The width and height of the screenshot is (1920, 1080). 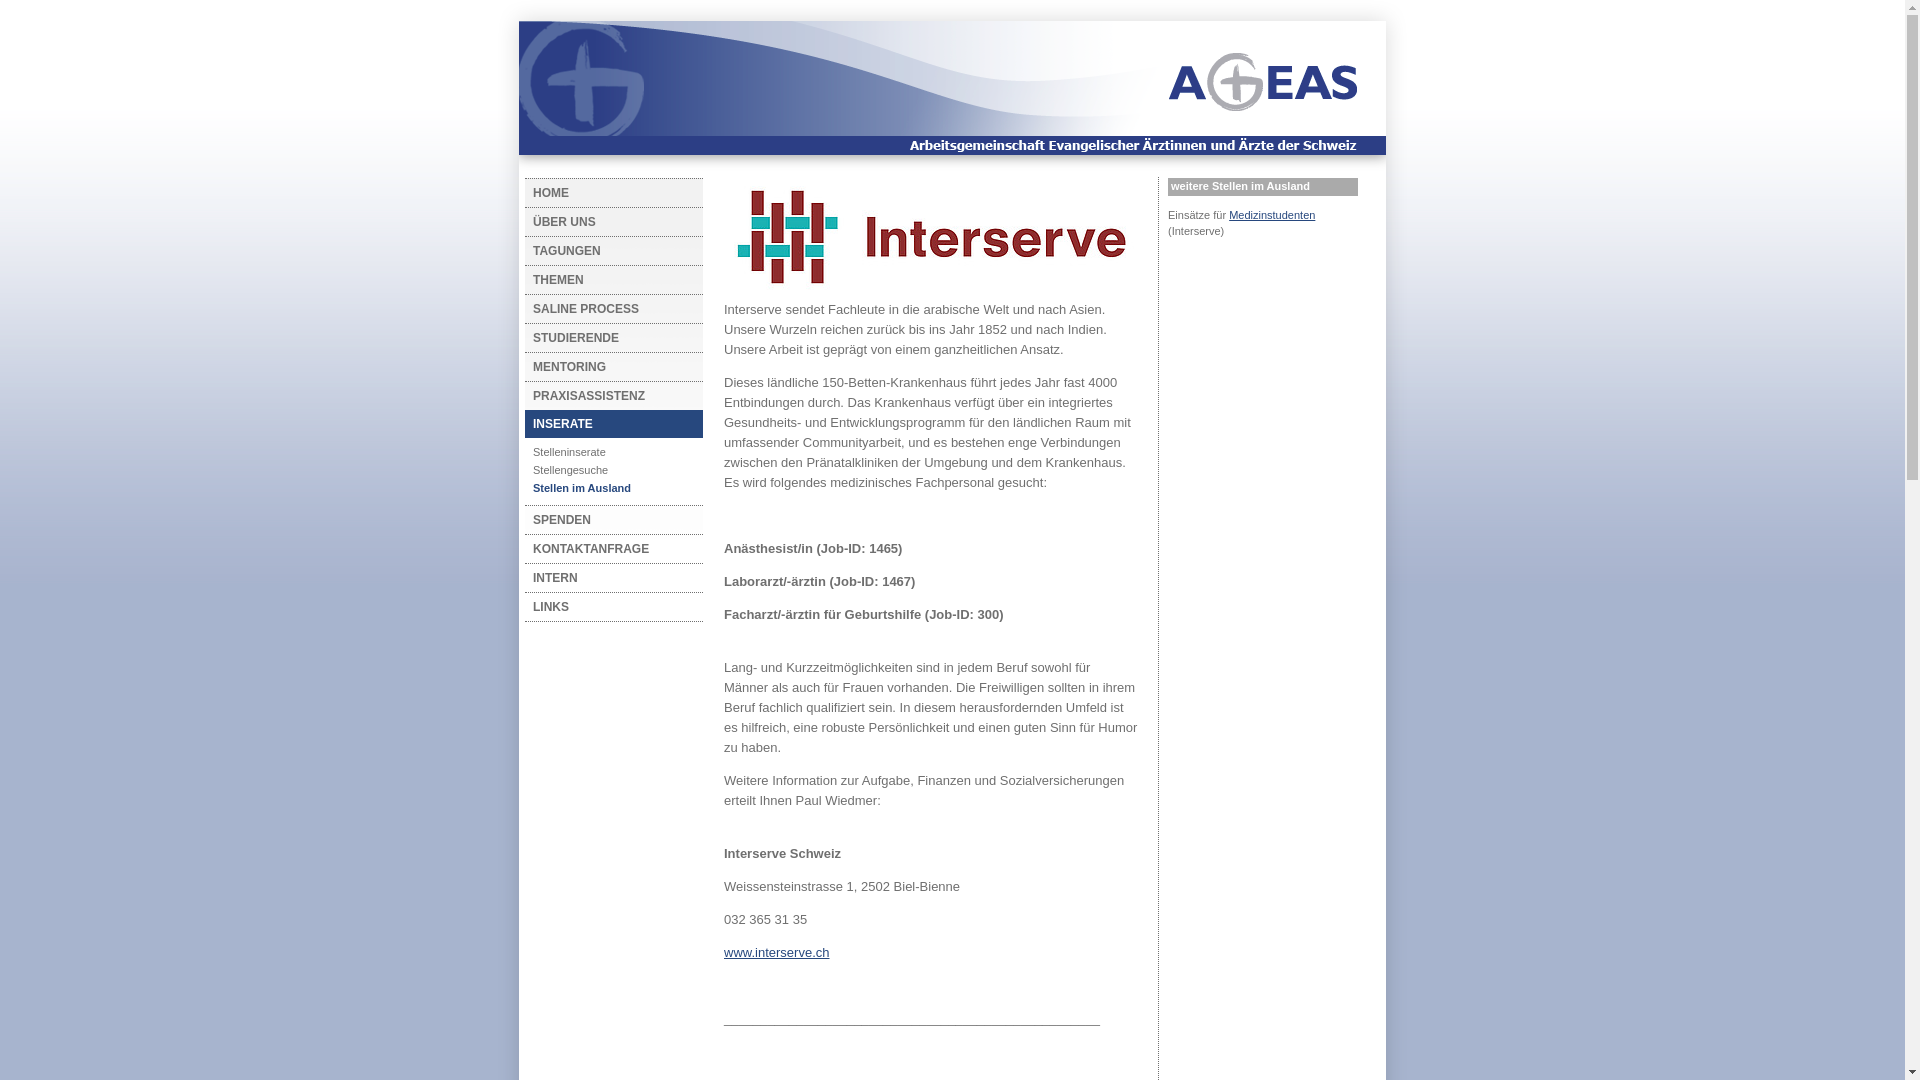 I want to click on 'Medizinstudenten', so click(x=1227, y=215).